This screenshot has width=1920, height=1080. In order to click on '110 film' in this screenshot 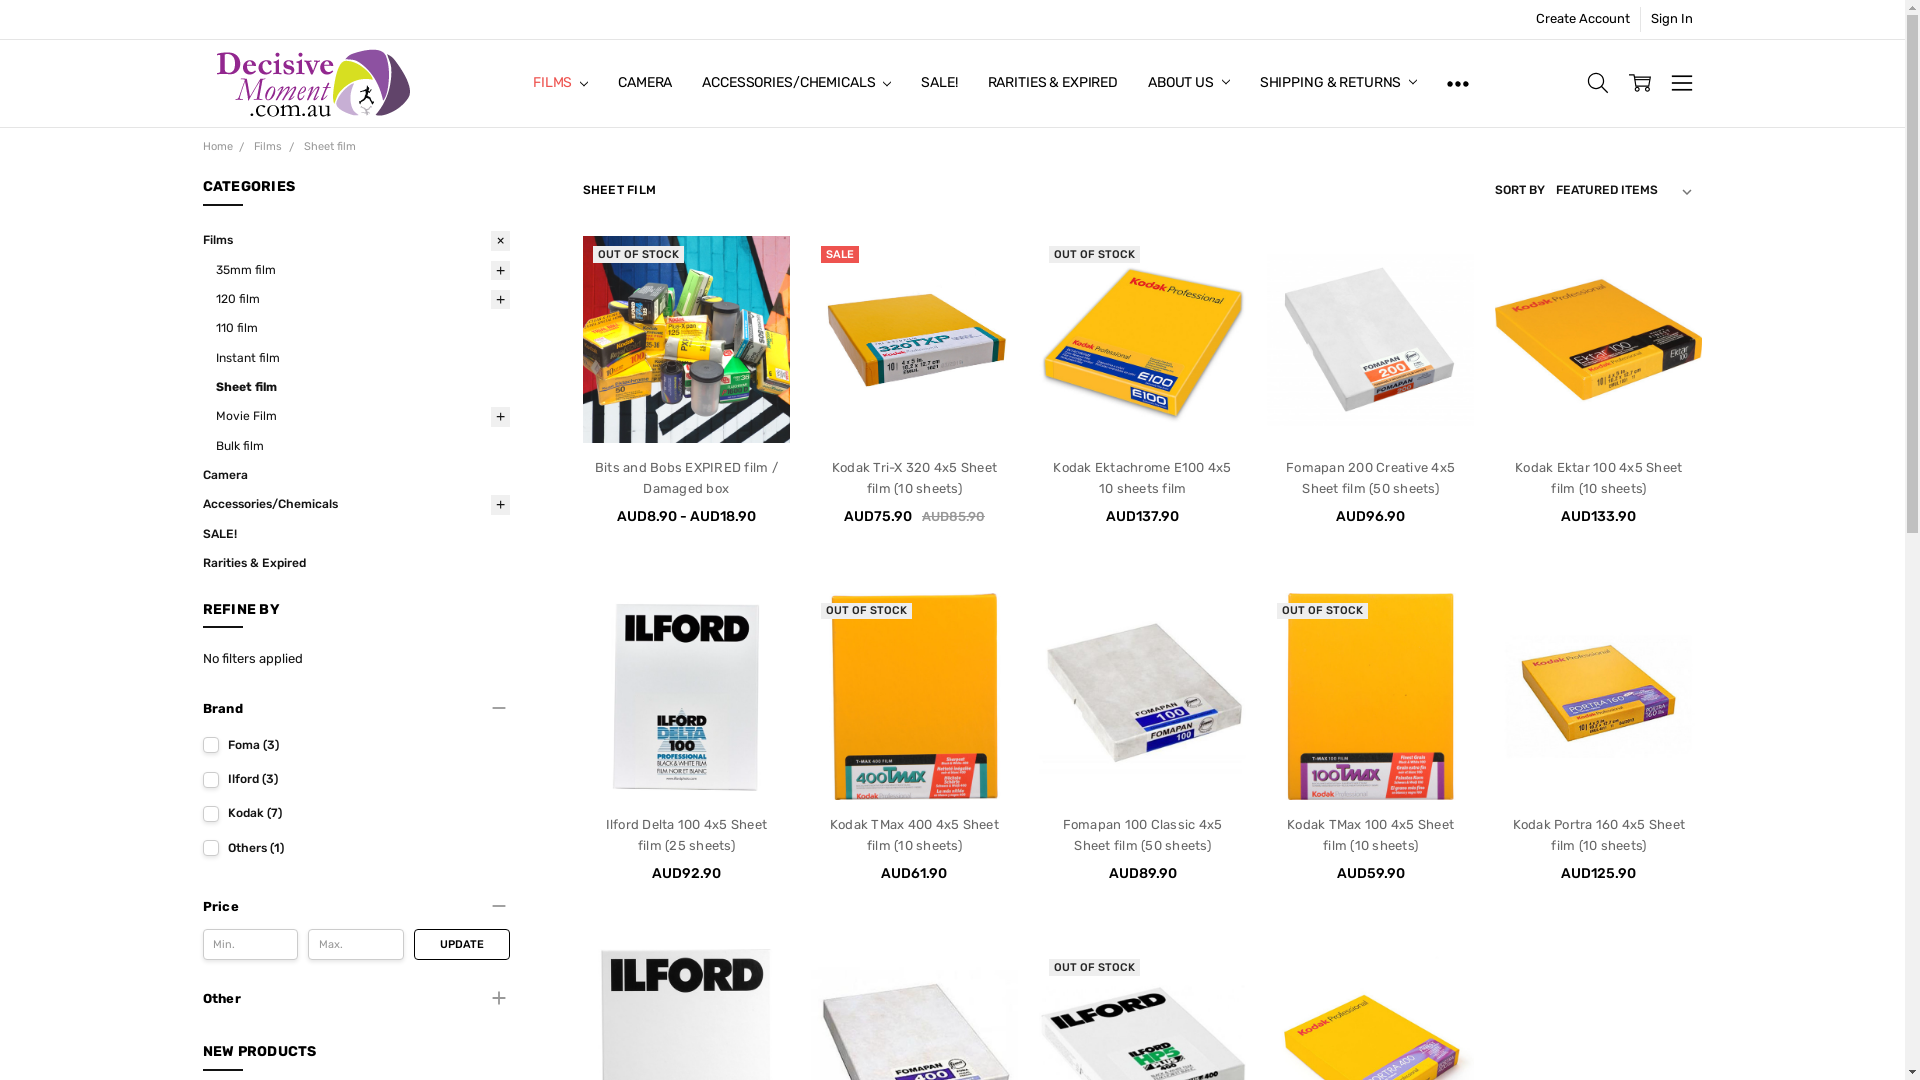, I will do `click(363, 327)`.